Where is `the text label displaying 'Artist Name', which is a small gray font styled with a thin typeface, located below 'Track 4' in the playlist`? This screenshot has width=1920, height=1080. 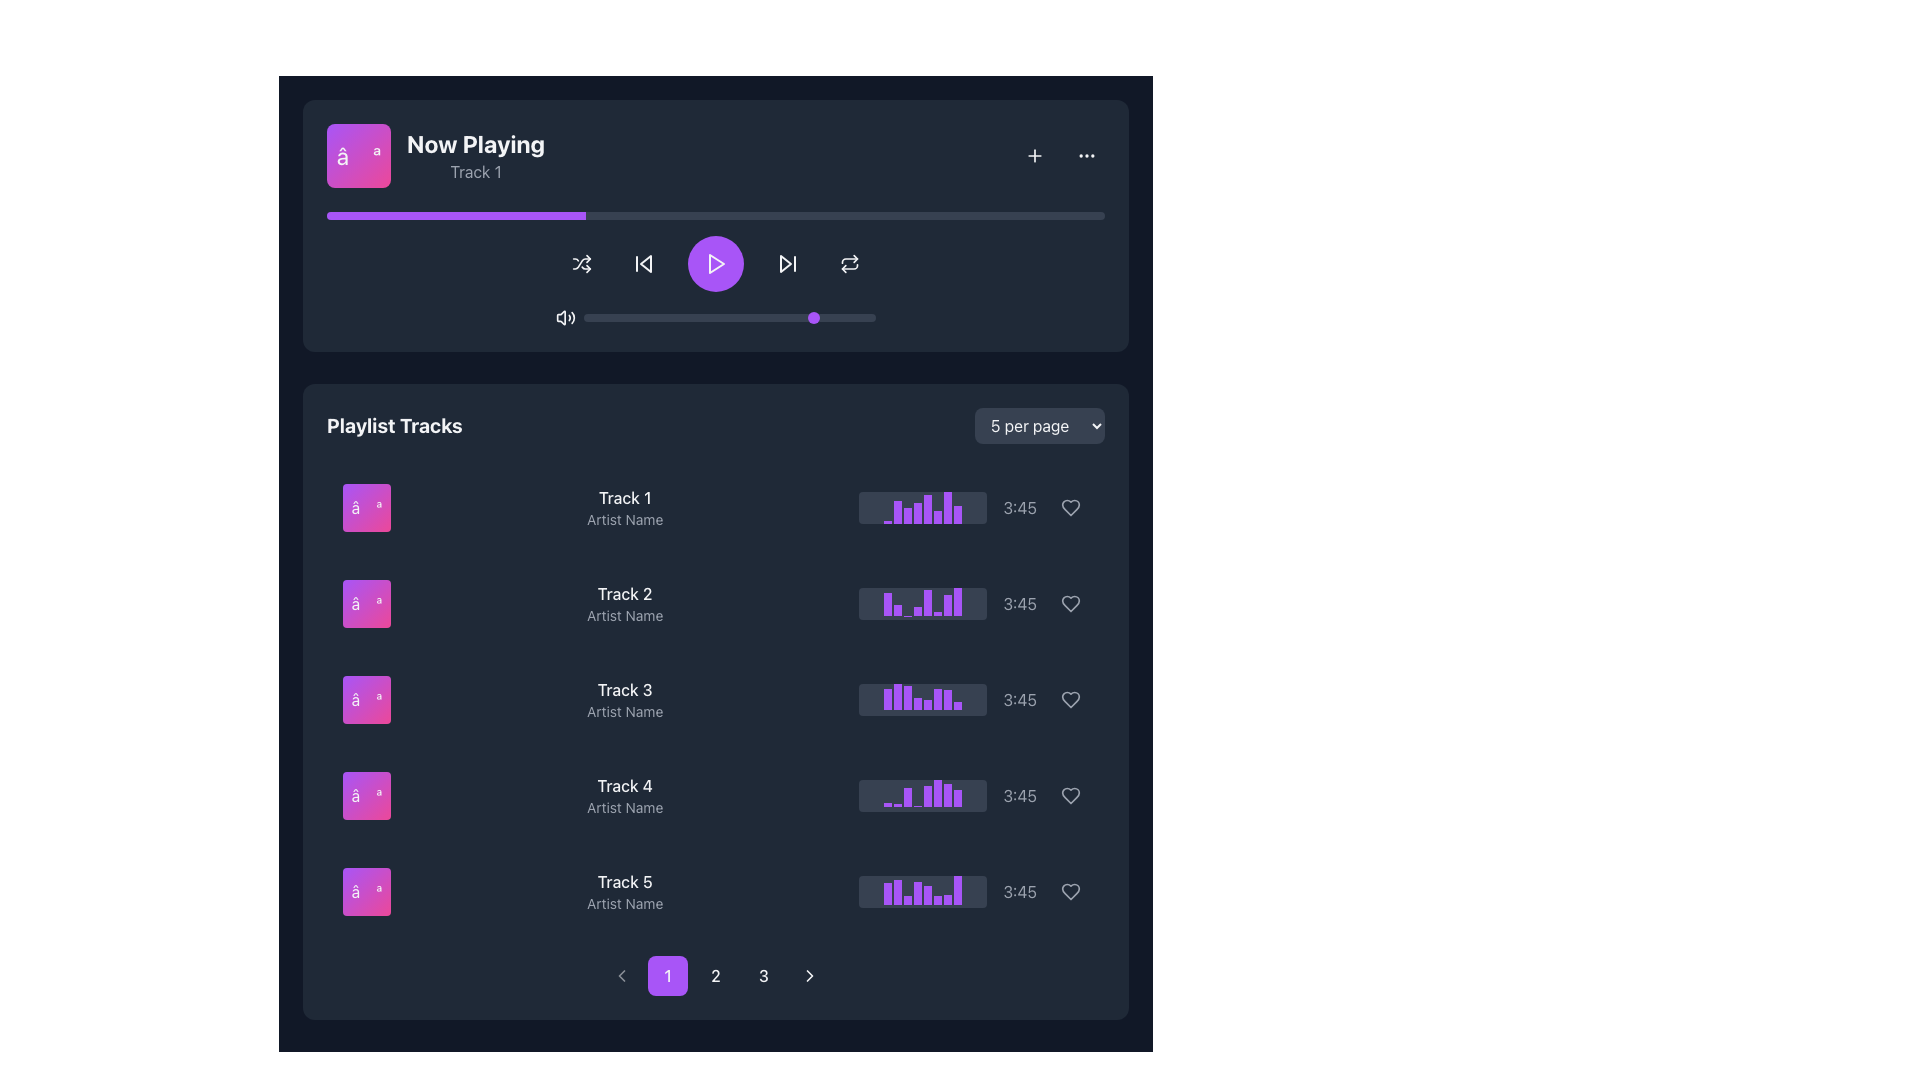
the text label displaying 'Artist Name', which is a small gray font styled with a thin typeface, located below 'Track 4' in the playlist is located at coordinates (624, 806).